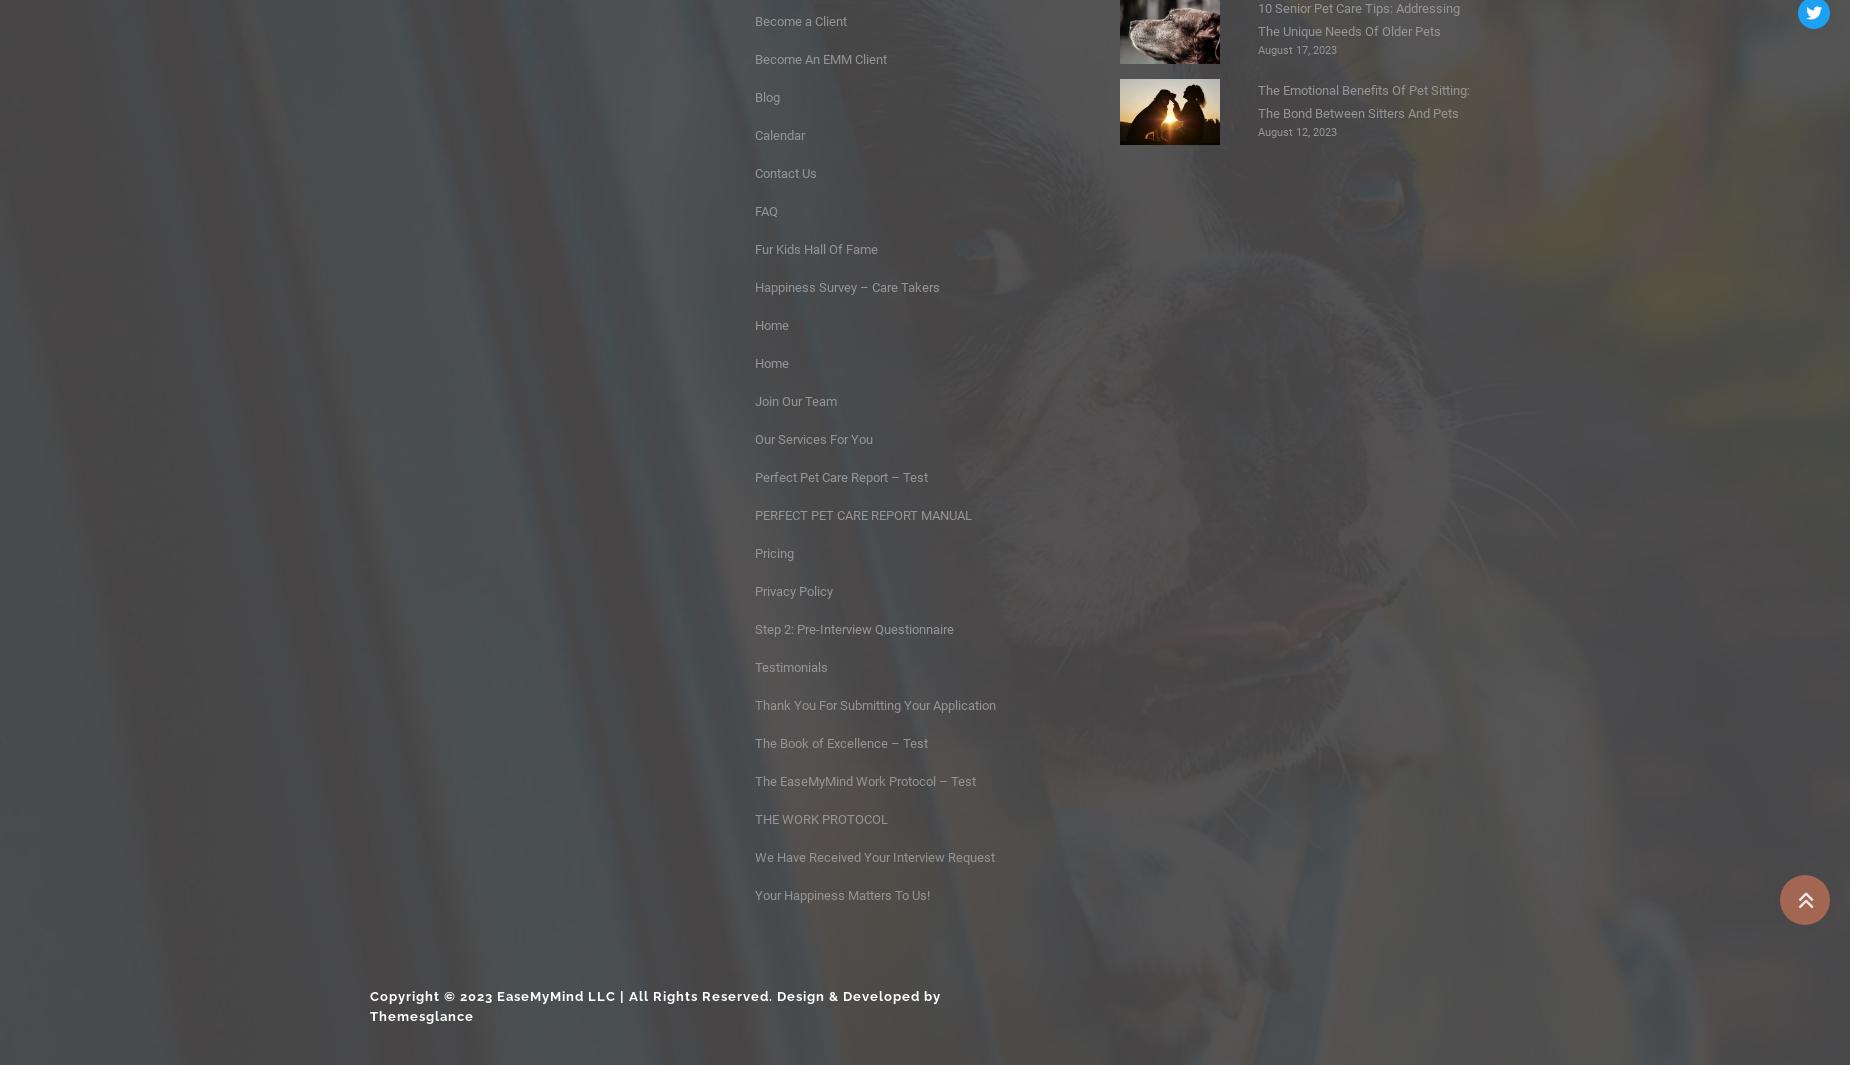 This screenshot has width=1850, height=1065. What do you see at coordinates (766, 210) in the screenshot?
I see `'FAQ'` at bounding box center [766, 210].